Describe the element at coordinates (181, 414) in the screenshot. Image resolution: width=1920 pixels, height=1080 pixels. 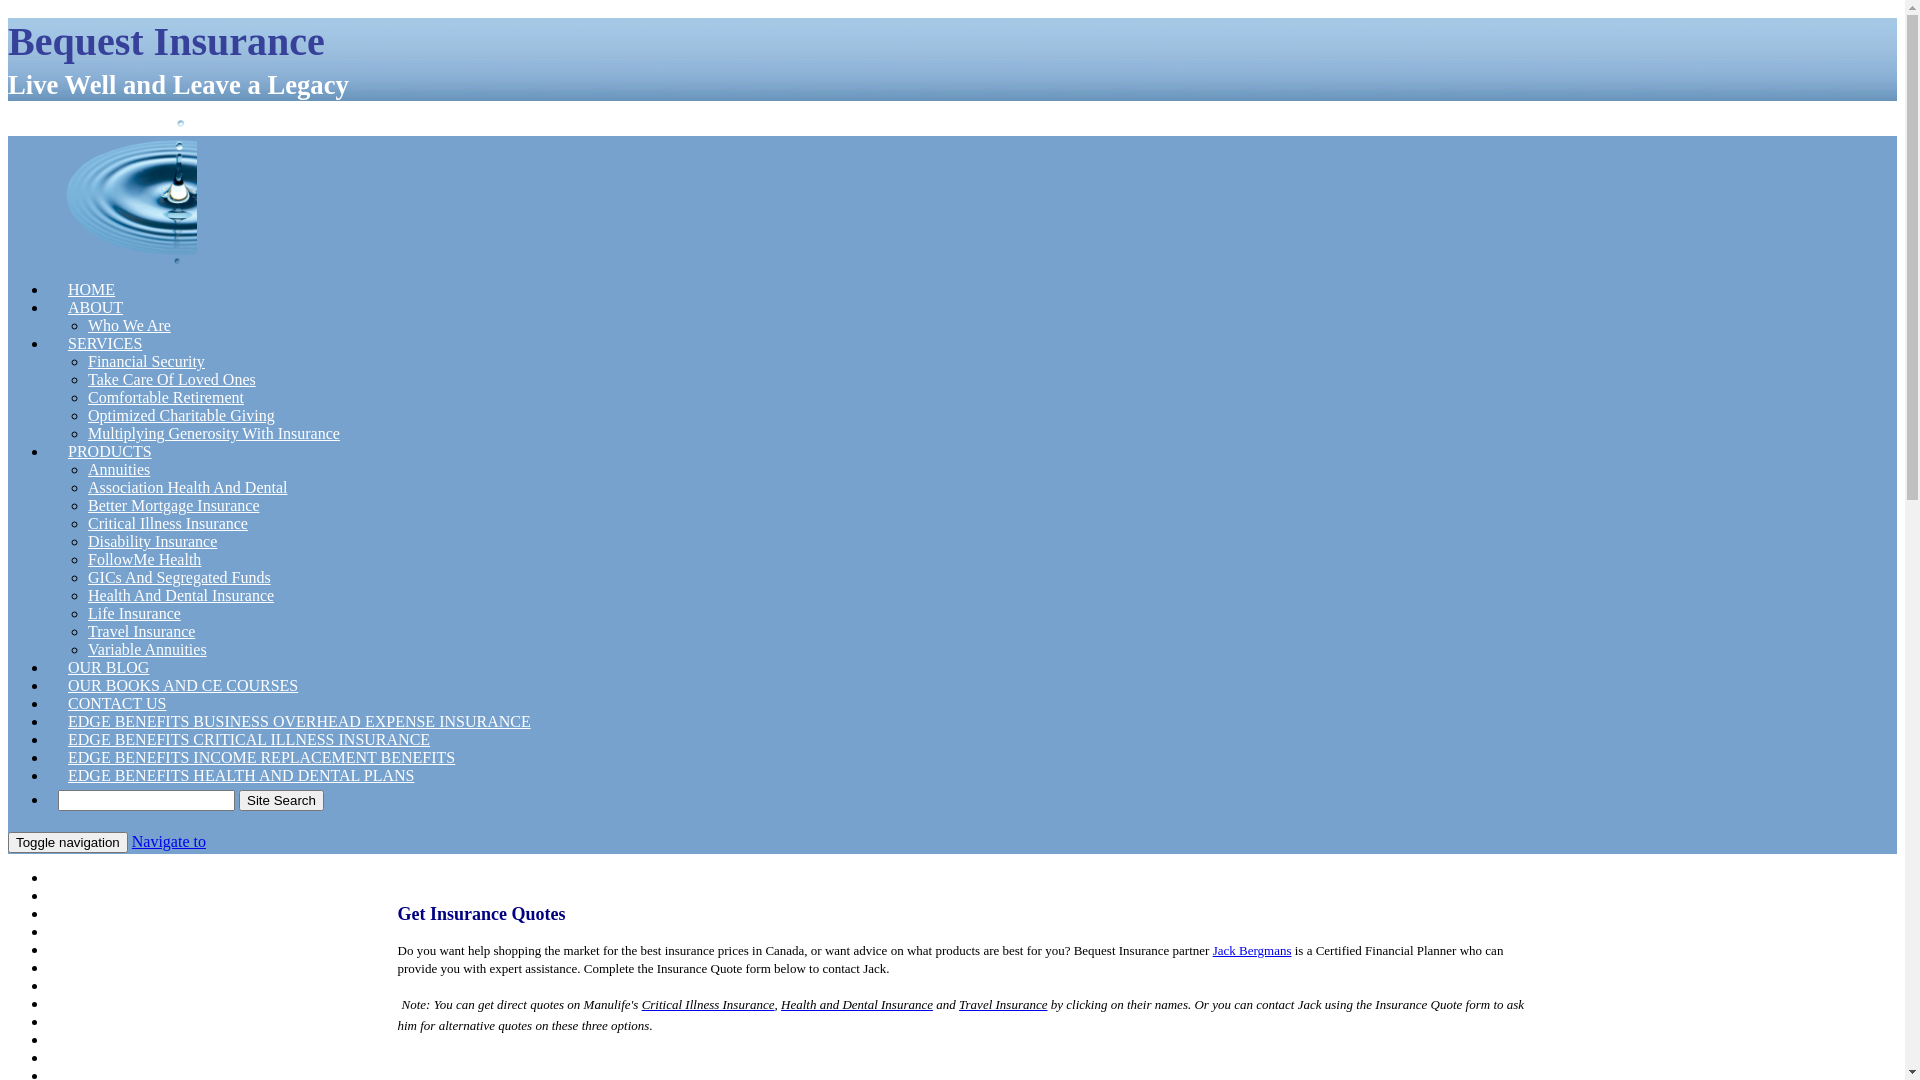
I see `'Optimized Charitable Giving'` at that location.